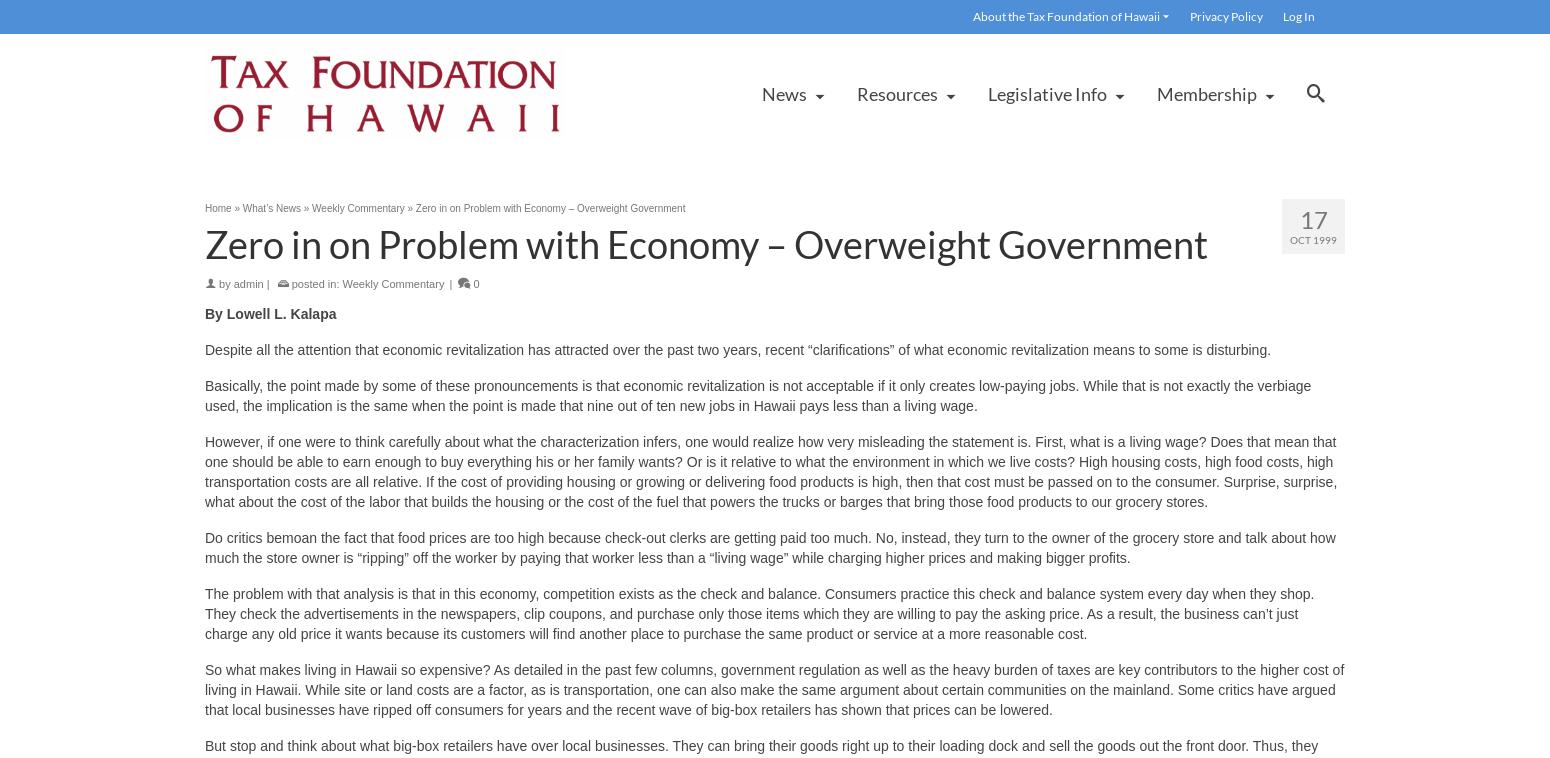 The image size is (1550, 758). What do you see at coordinates (774, 690) in the screenshot?
I see `'So what makes living in Hawaii so expensive? As detailed in the past few columns, government regulation as well as the heavy burden of taxes are key contributors to the higher cost of living in Hawaii. While site or land costs are a factor, as is transportation, one can also make the same argument about certain communities on the mainland. Some critics have argued that local businesses have ripped off consumers for years and the recent wave of big-box retailers has shown that prices can be lowered.'` at bounding box center [774, 690].